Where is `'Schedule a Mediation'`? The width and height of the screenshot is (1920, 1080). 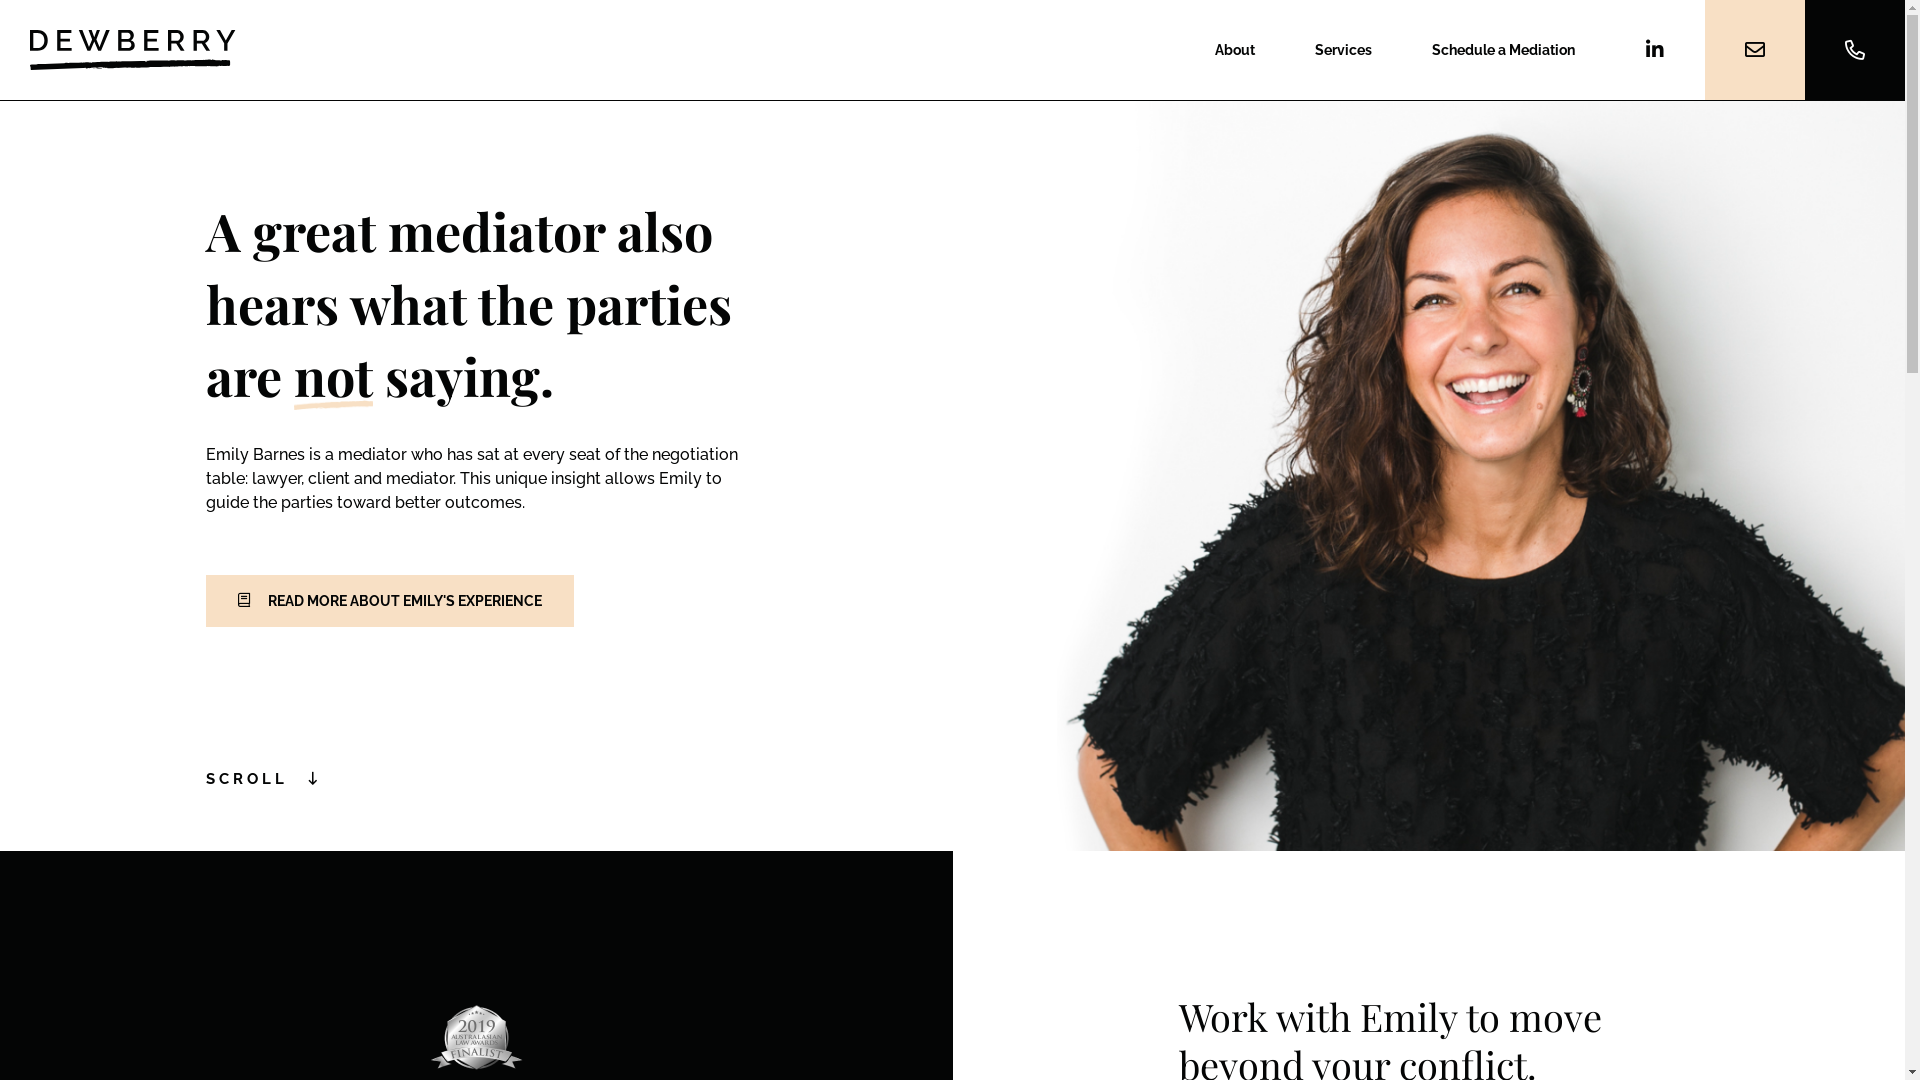 'Schedule a Mediation' is located at coordinates (1503, 49).